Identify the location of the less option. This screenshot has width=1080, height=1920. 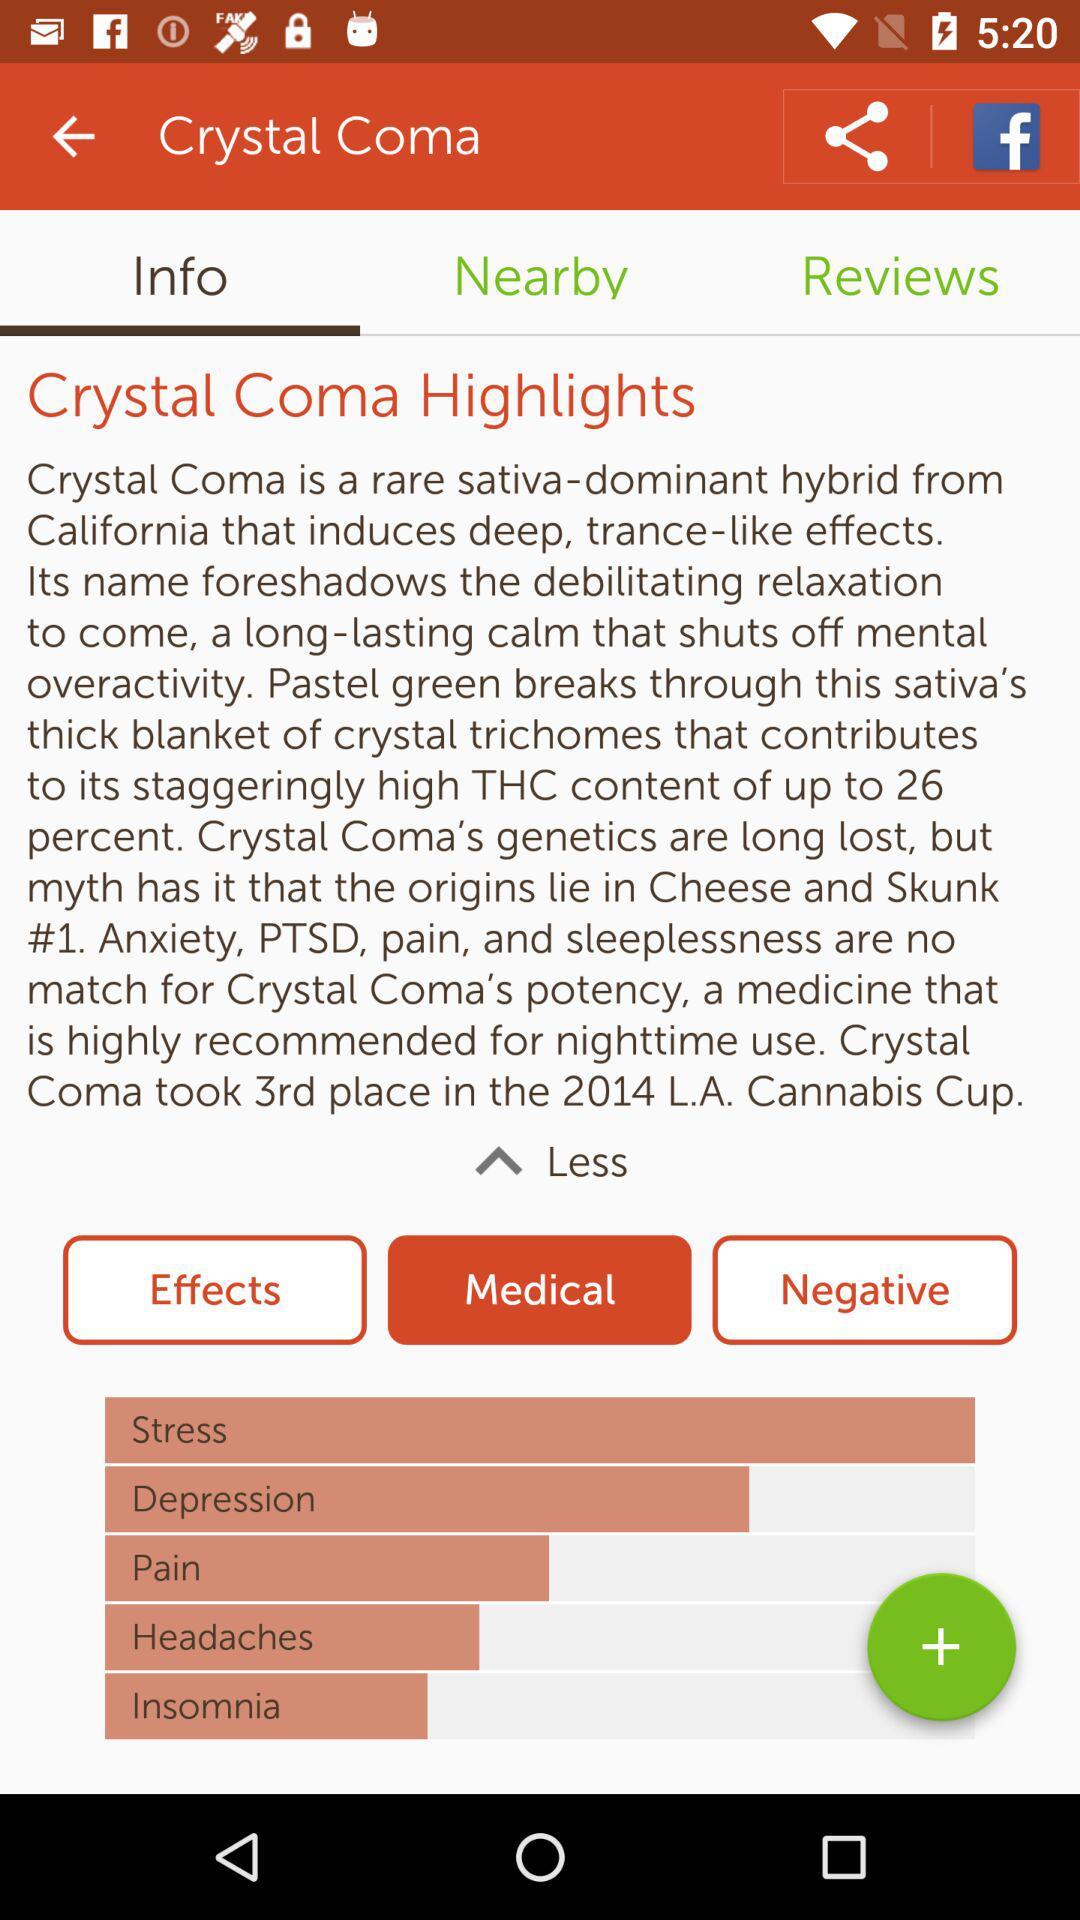
(540, 1161).